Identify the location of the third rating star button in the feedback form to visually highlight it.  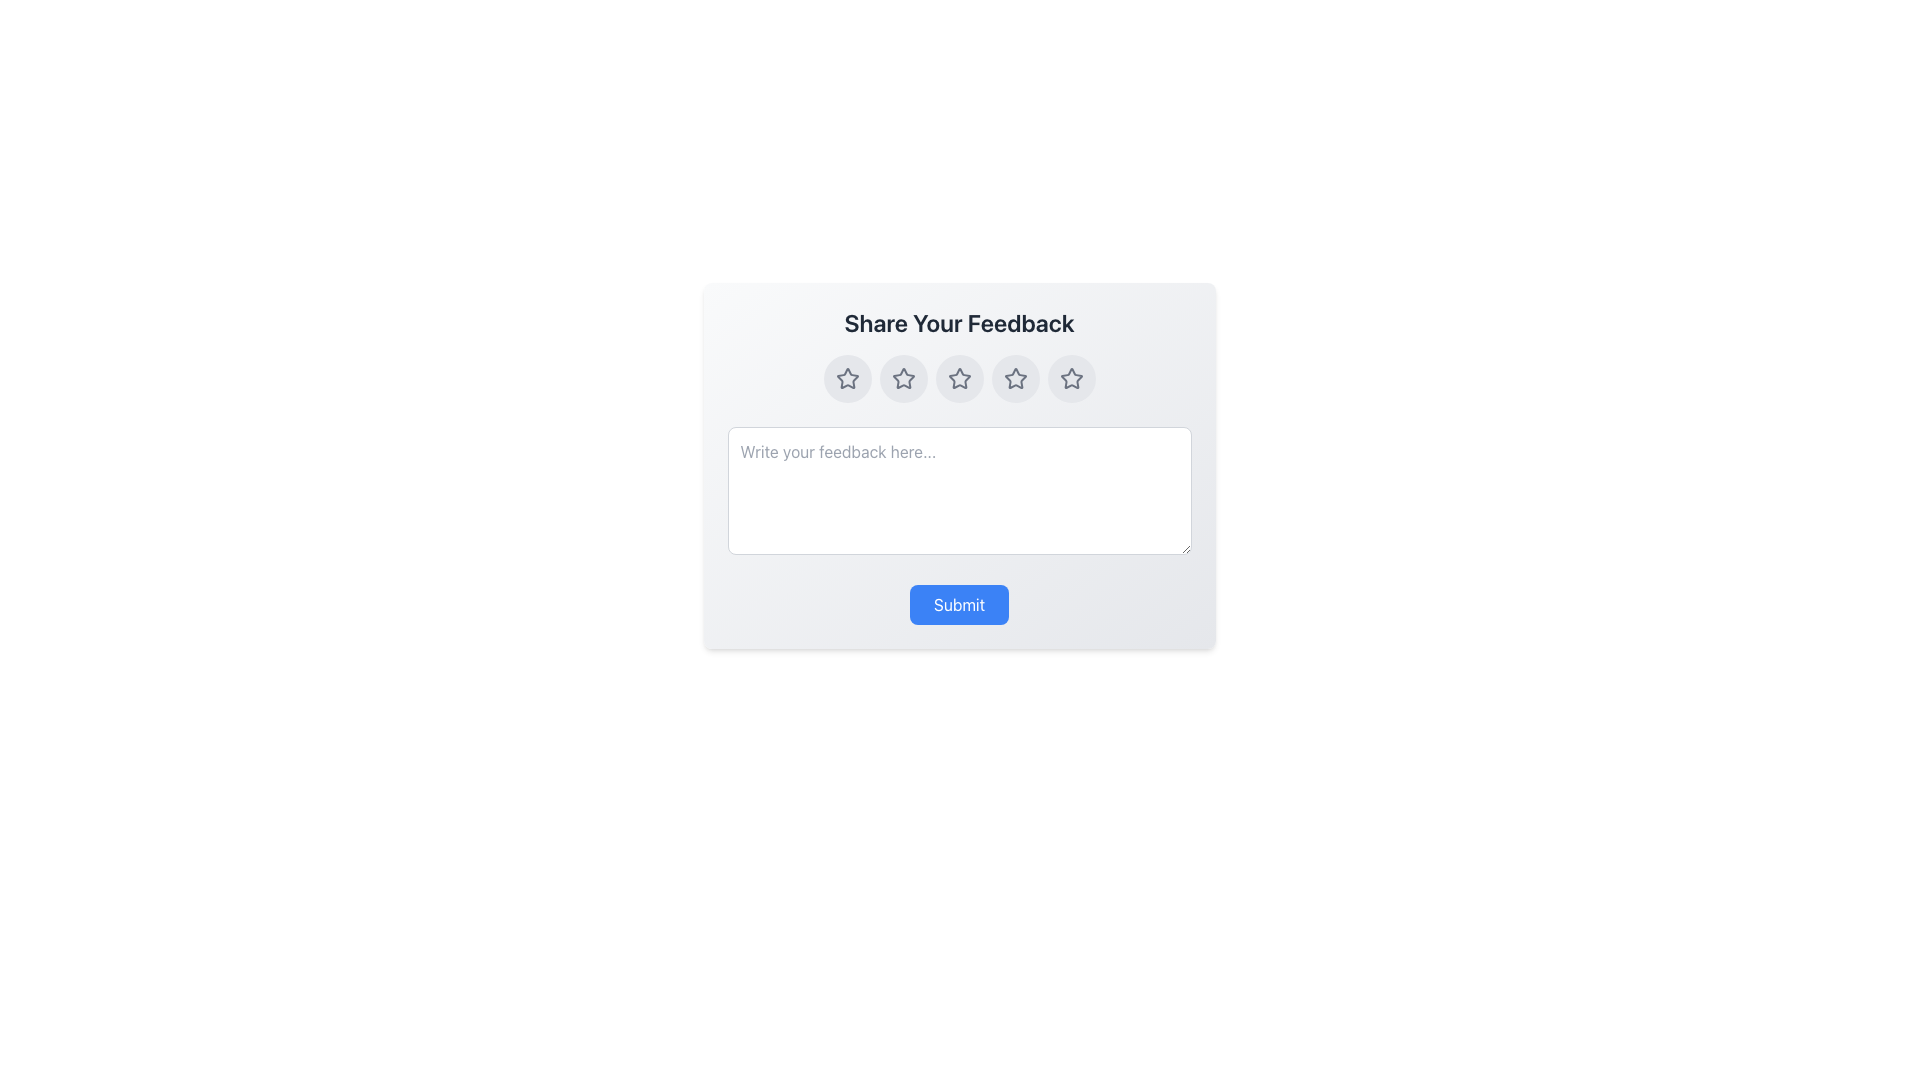
(958, 378).